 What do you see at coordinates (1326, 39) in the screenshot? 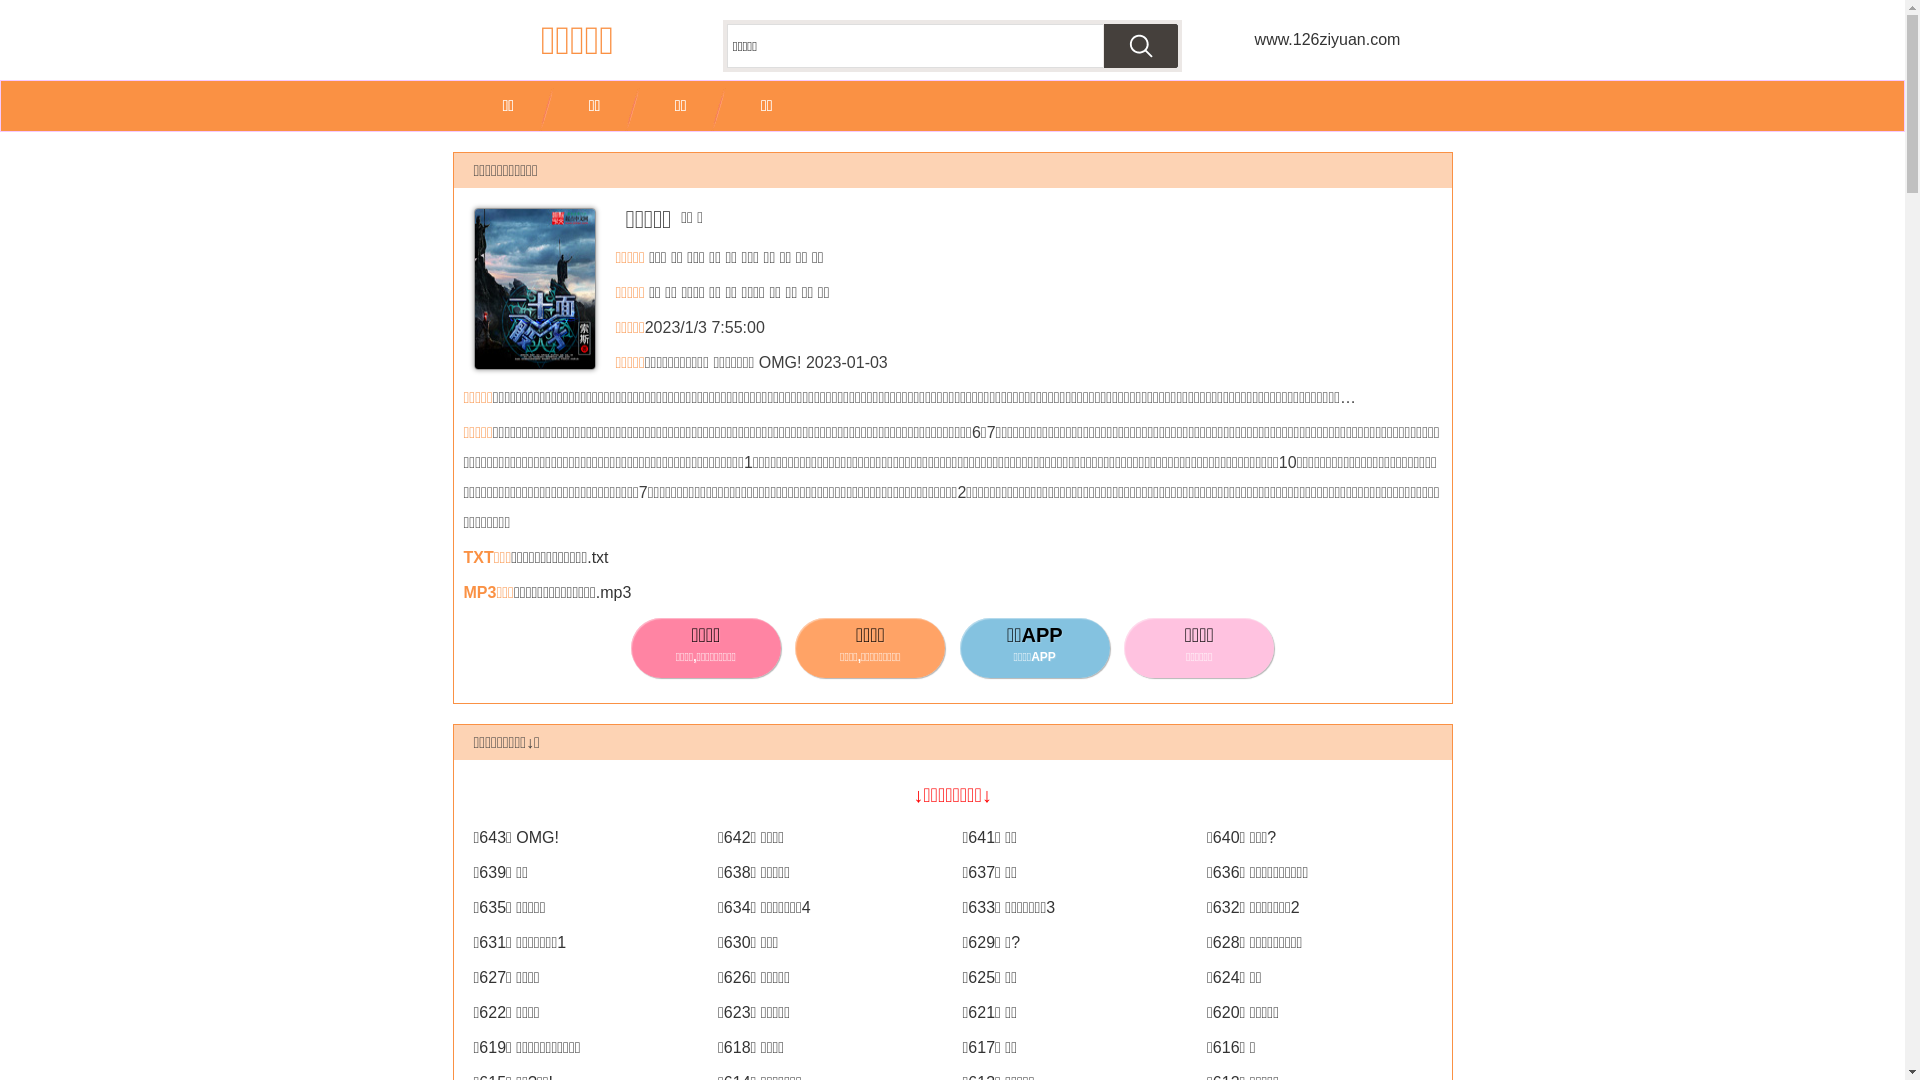
I see `'www.126ziyuan.com'` at bounding box center [1326, 39].